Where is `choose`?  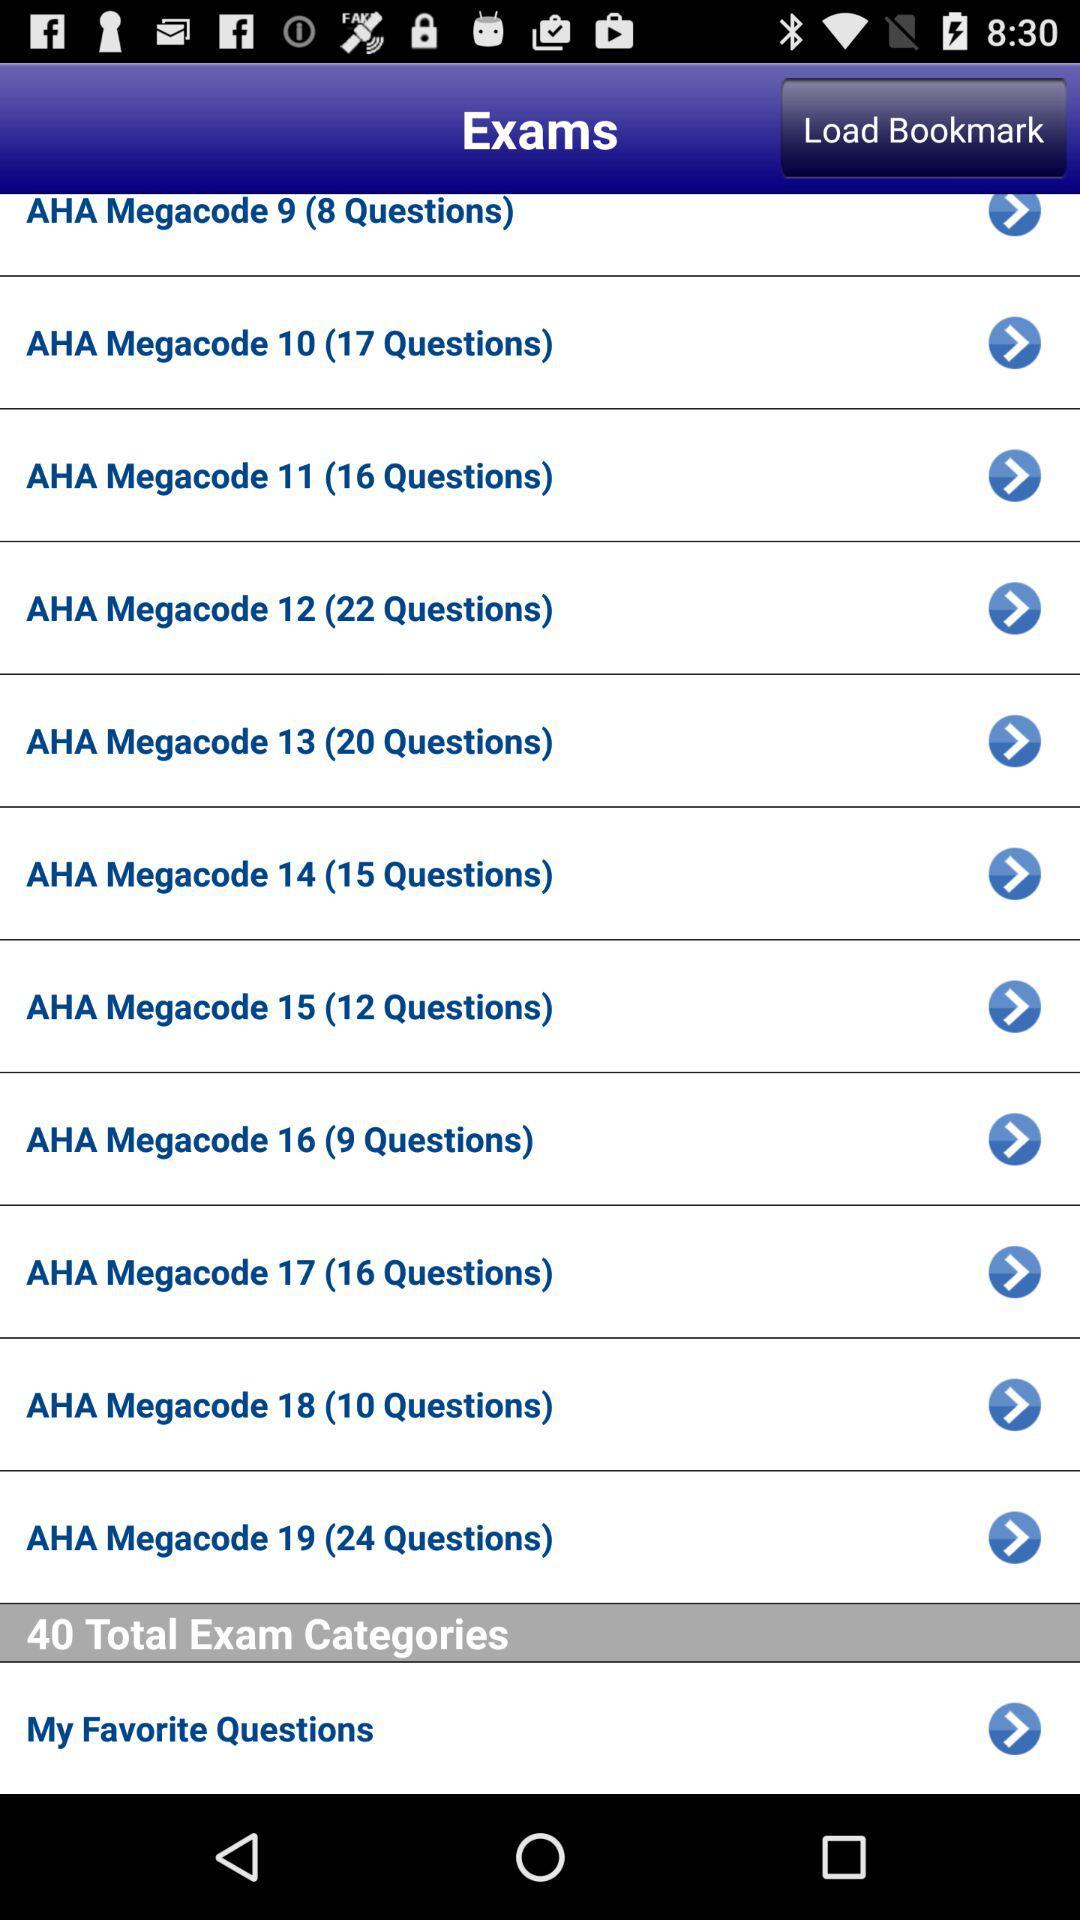 choose is located at coordinates (1014, 873).